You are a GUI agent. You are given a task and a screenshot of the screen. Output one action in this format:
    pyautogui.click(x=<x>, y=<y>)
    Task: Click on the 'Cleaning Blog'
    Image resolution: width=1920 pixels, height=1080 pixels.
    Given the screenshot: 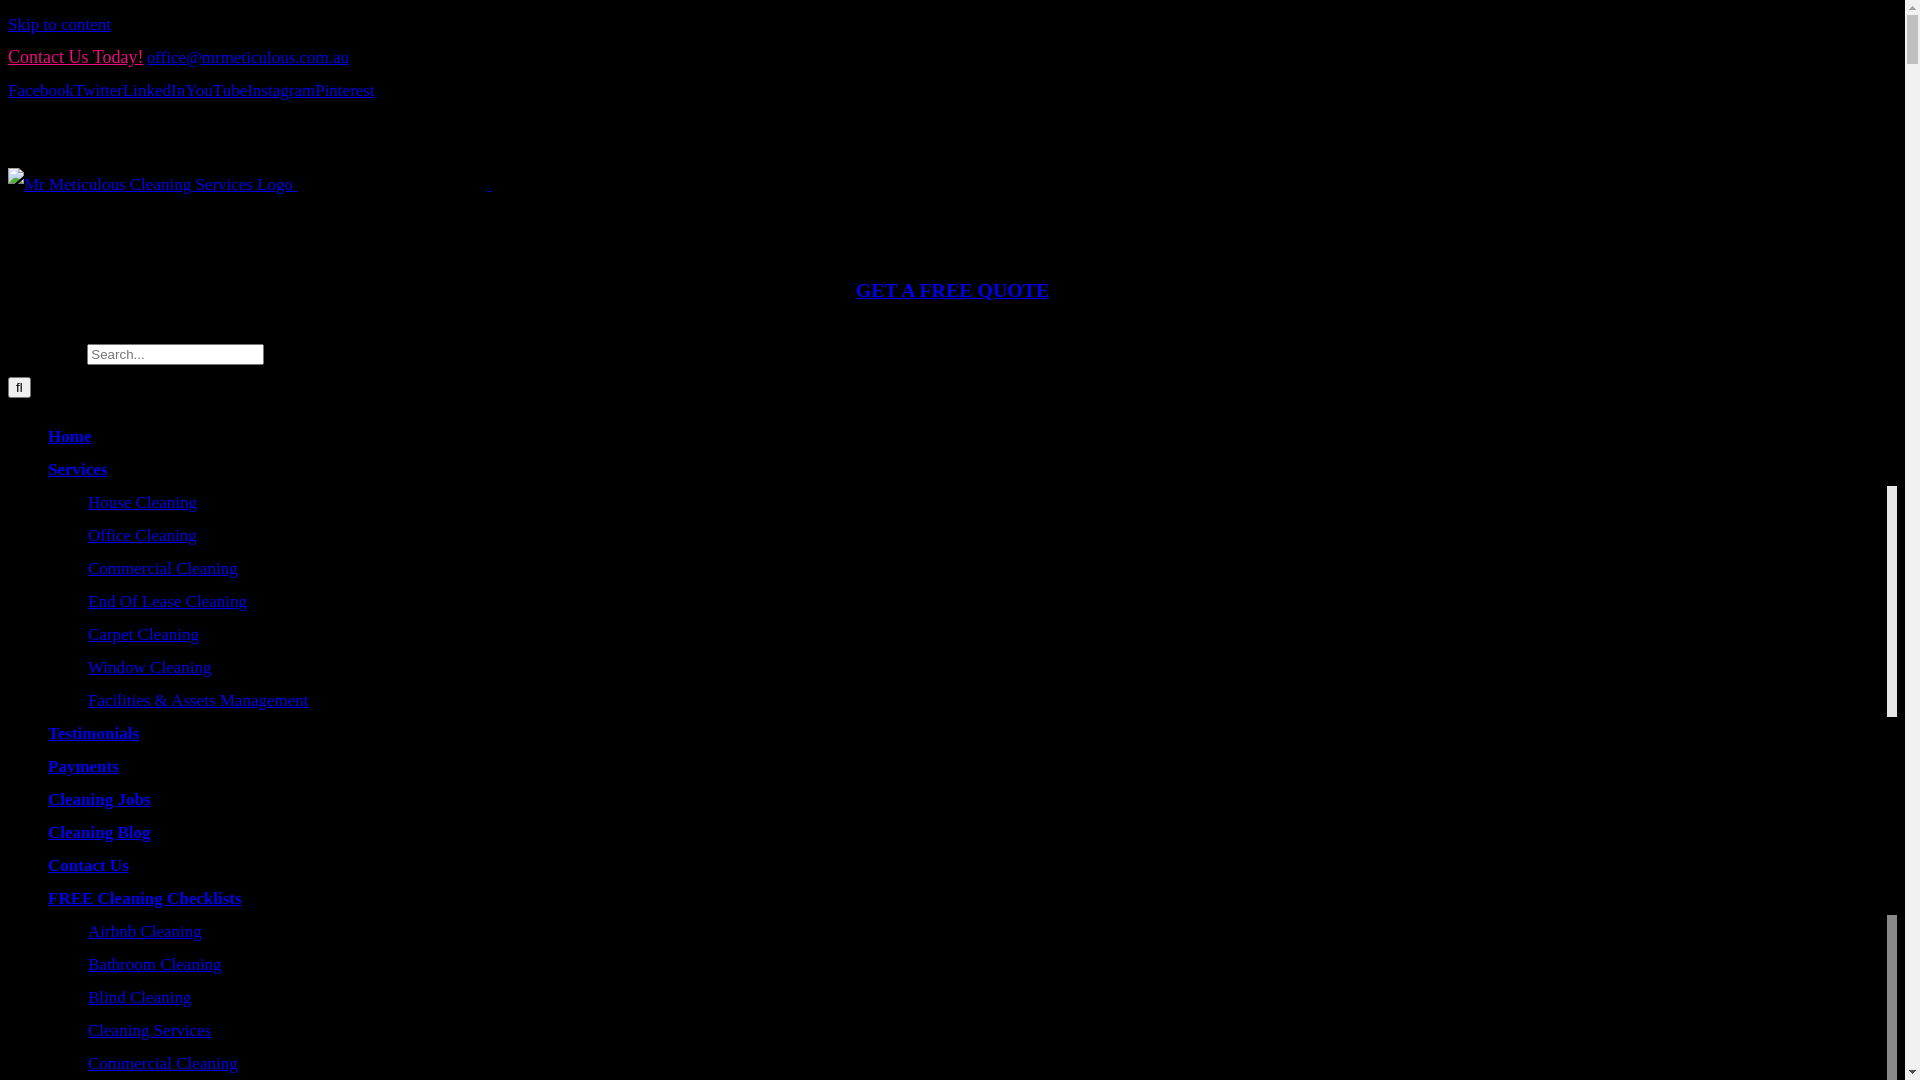 What is the action you would take?
    pyautogui.click(x=48, y=832)
    